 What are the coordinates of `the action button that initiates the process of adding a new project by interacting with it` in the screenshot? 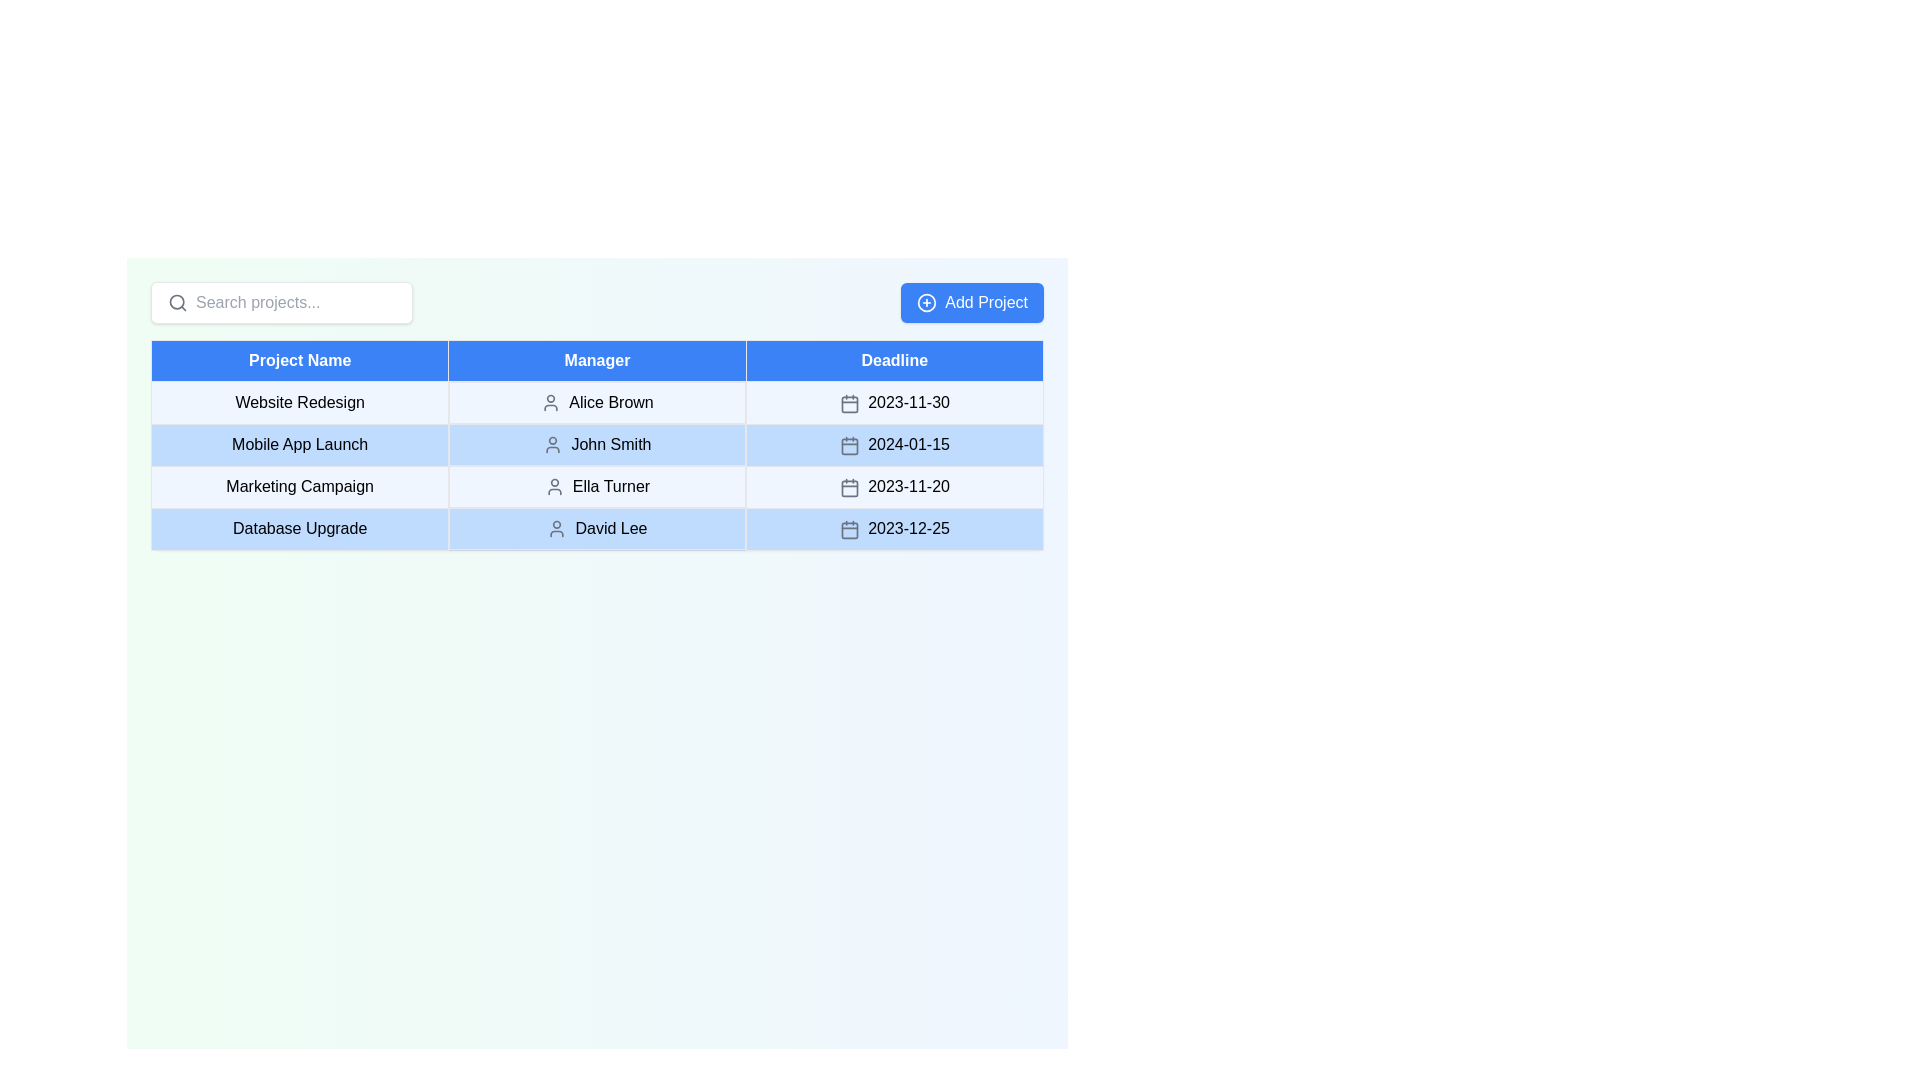 It's located at (596, 303).